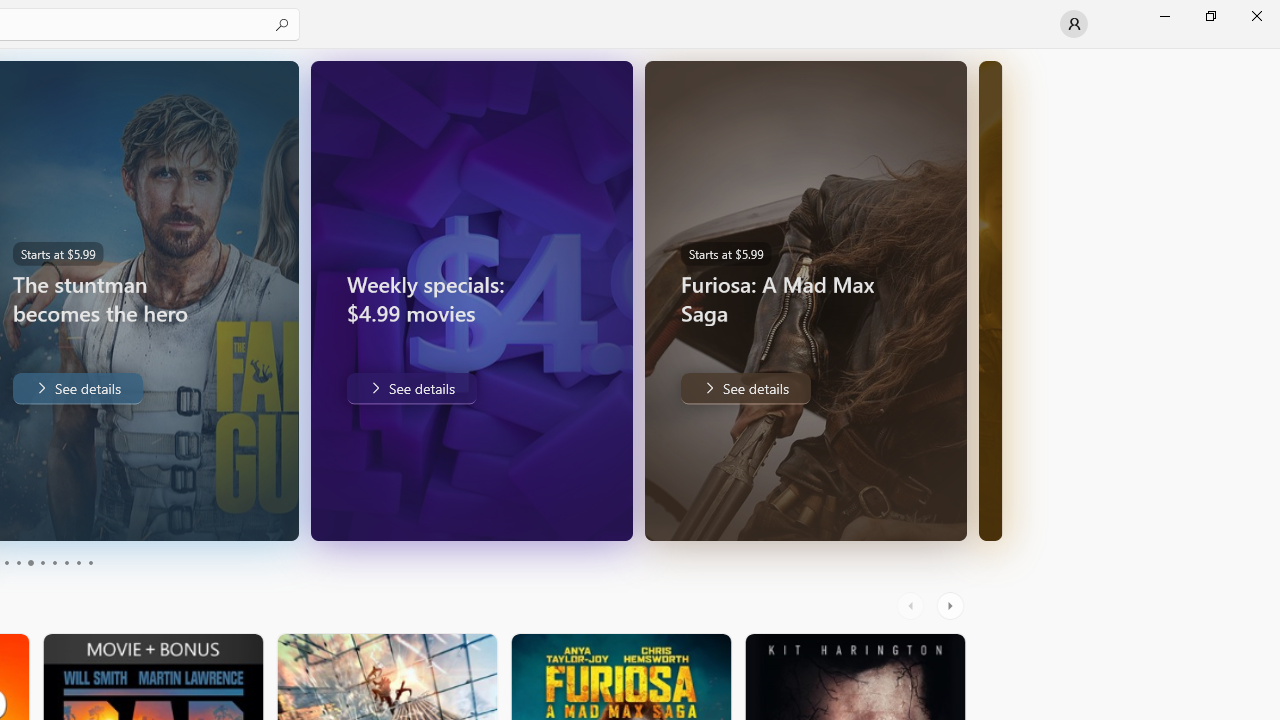 This screenshot has height=720, width=1280. I want to click on 'Page 10', so click(89, 563).